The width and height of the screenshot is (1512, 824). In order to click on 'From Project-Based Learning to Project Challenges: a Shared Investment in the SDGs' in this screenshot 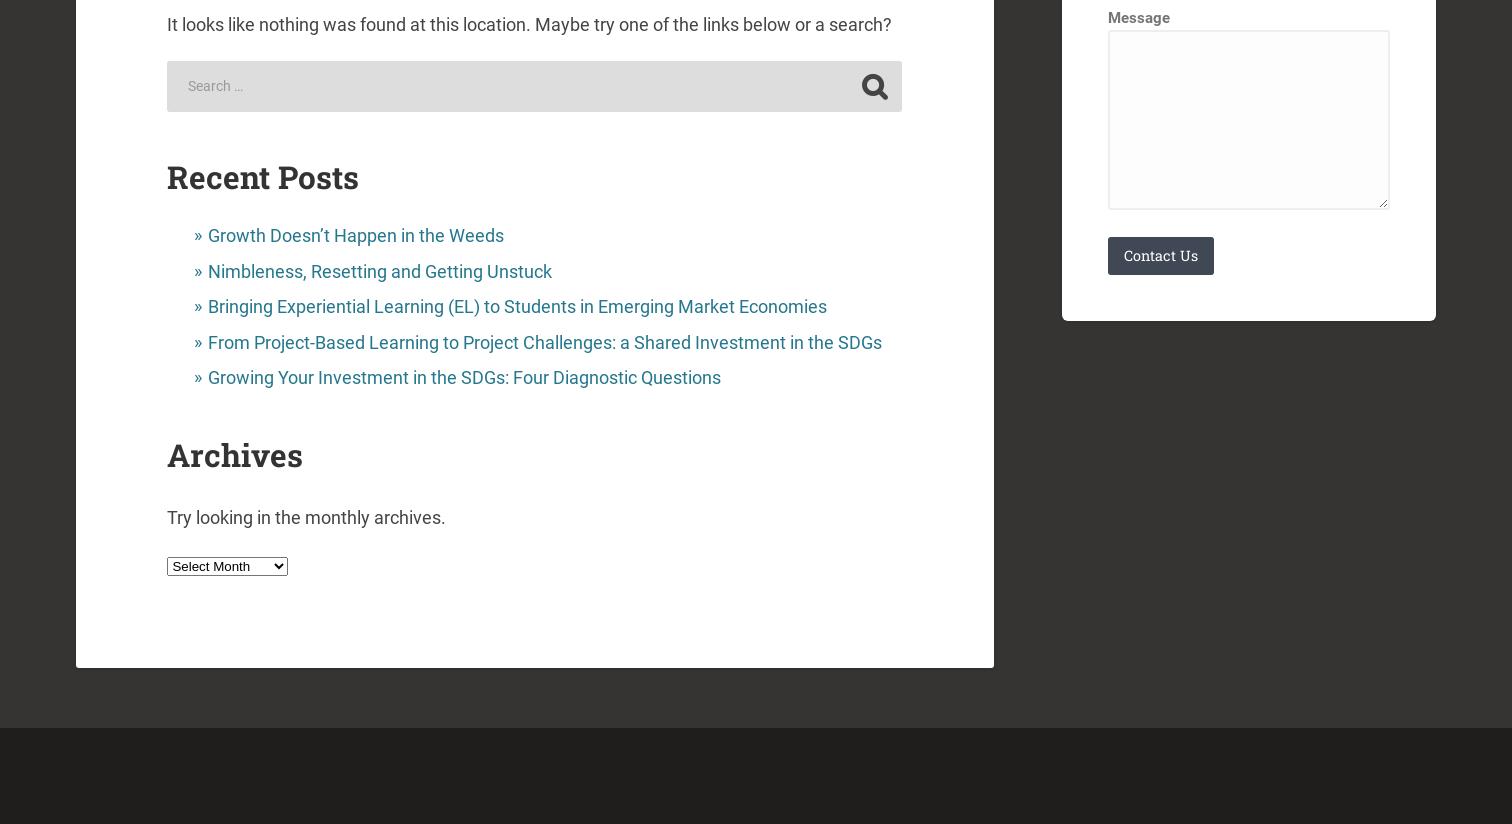, I will do `click(544, 341)`.